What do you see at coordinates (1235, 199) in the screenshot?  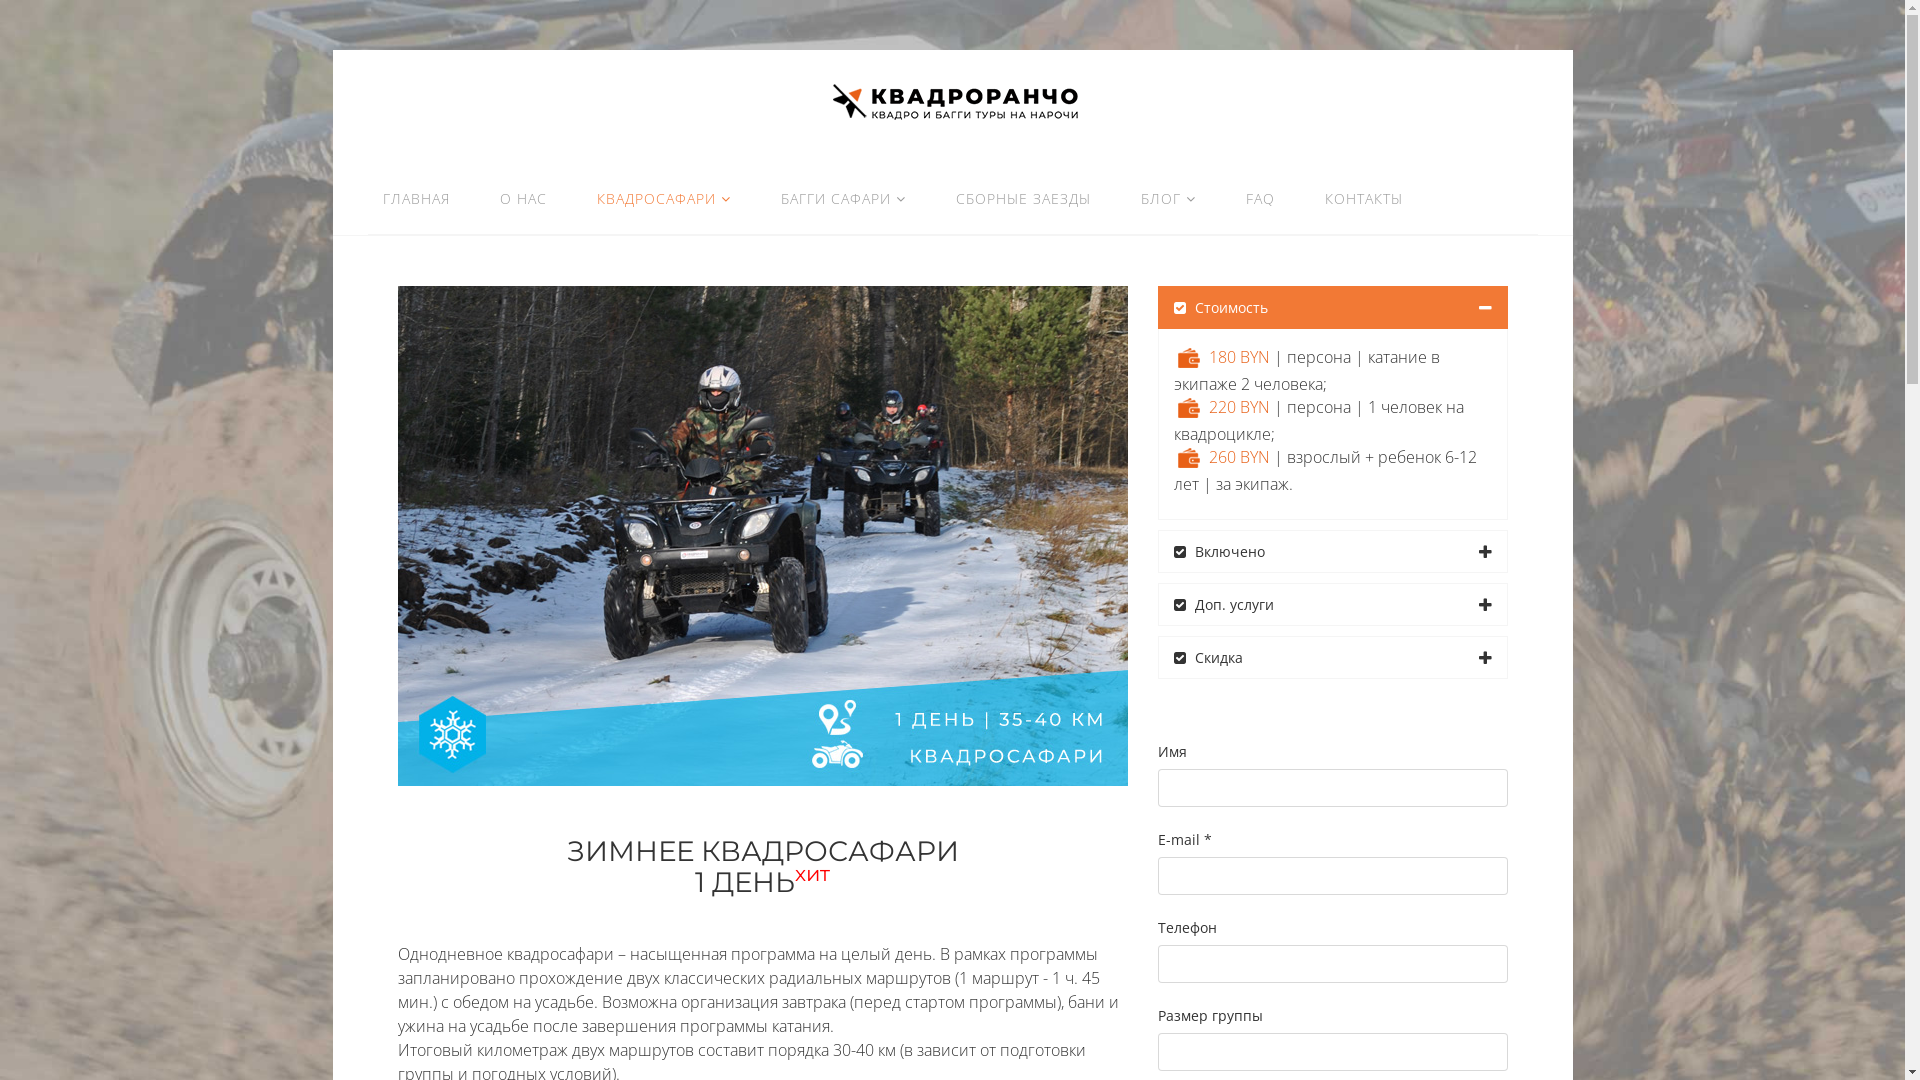 I see `'FAQ'` at bounding box center [1235, 199].